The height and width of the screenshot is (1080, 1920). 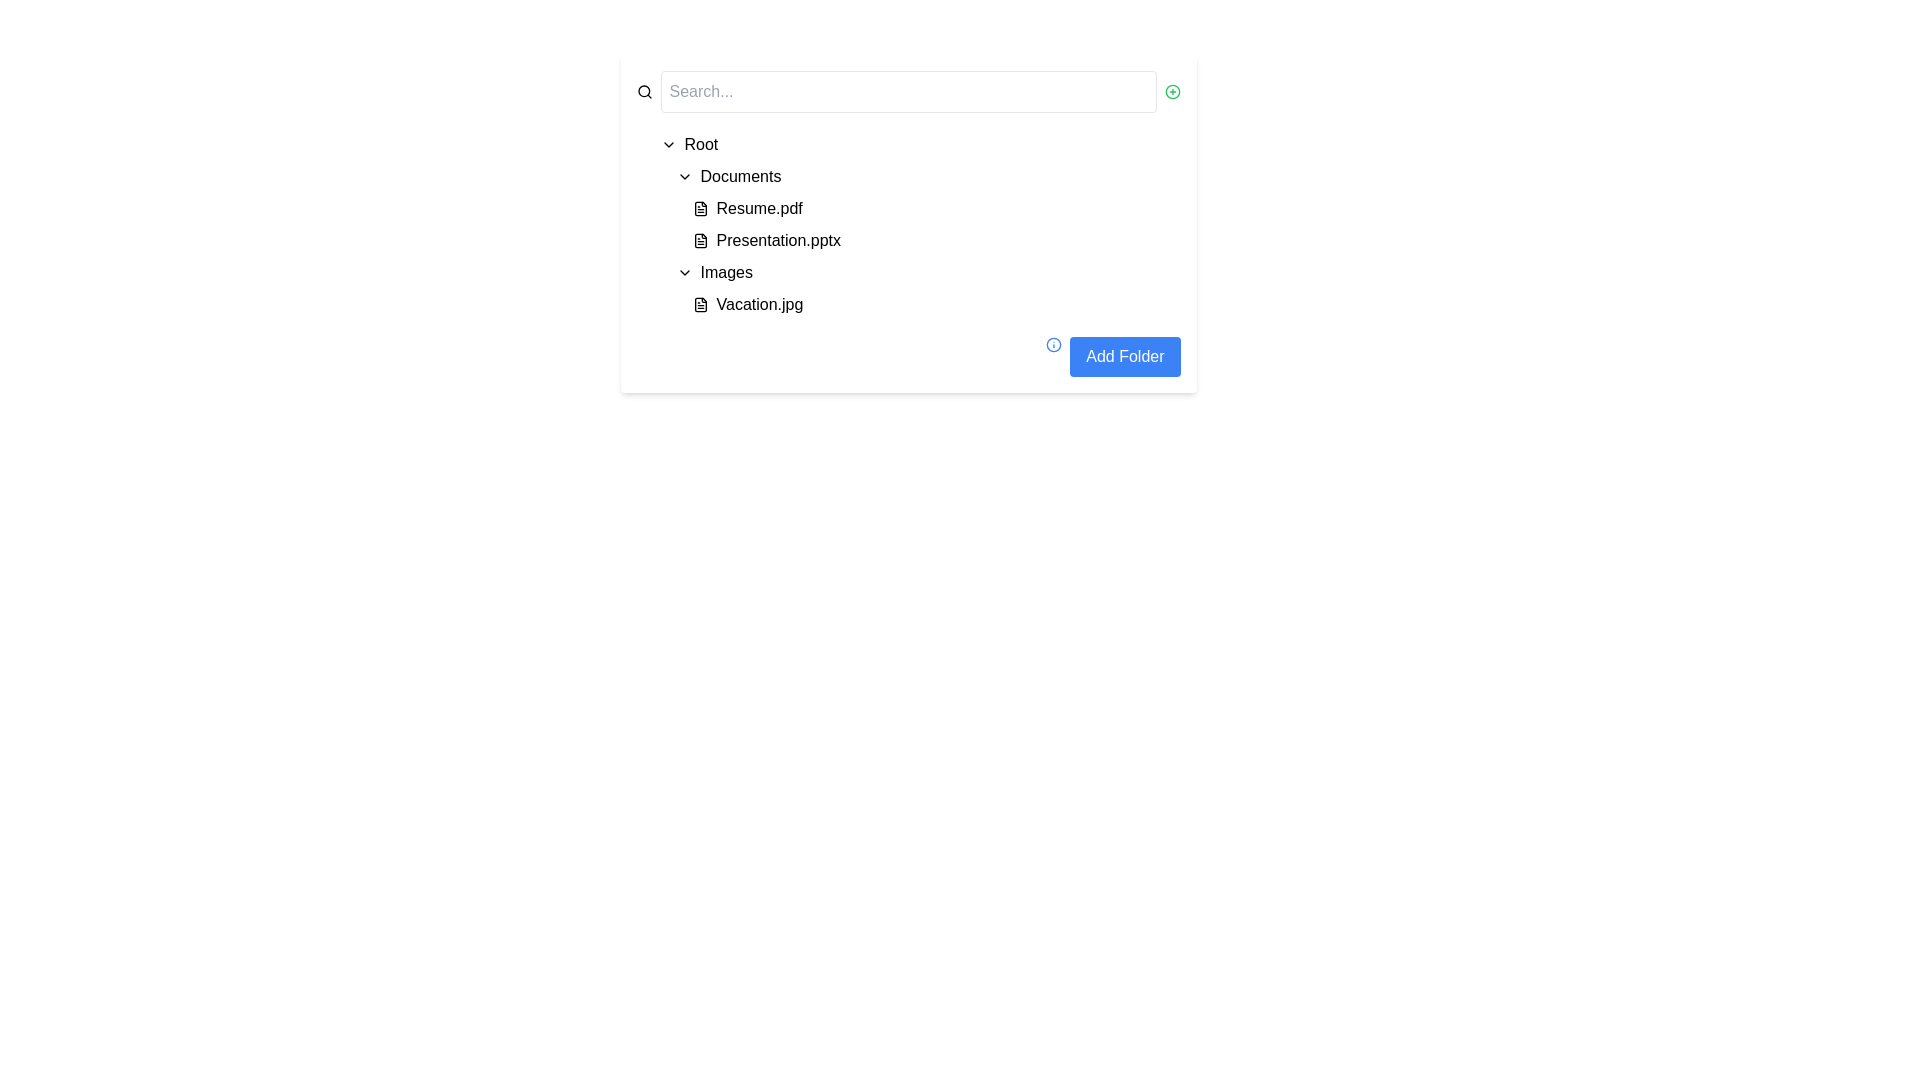 What do you see at coordinates (700, 304) in the screenshot?
I see `the small minimalistic outline file icon located on the left side of the 'Vacation.jpg' file label, which features a rectangular shape with a folded corner and horizontal lines inside, indicating it represents a document` at bounding box center [700, 304].